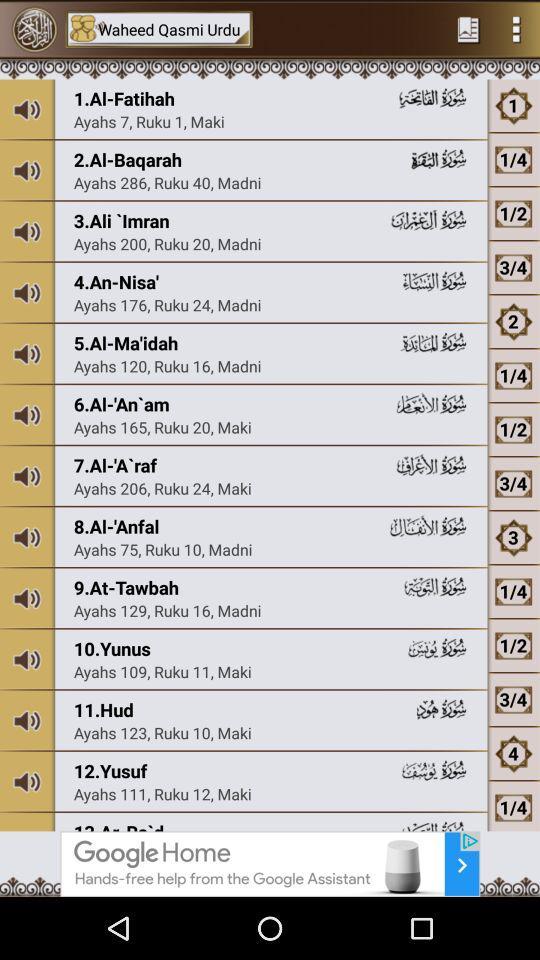 The width and height of the screenshot is (540, 960). Describe the element at coordinates (516, 30) in the screenshot. I see `the more icon` at that location.